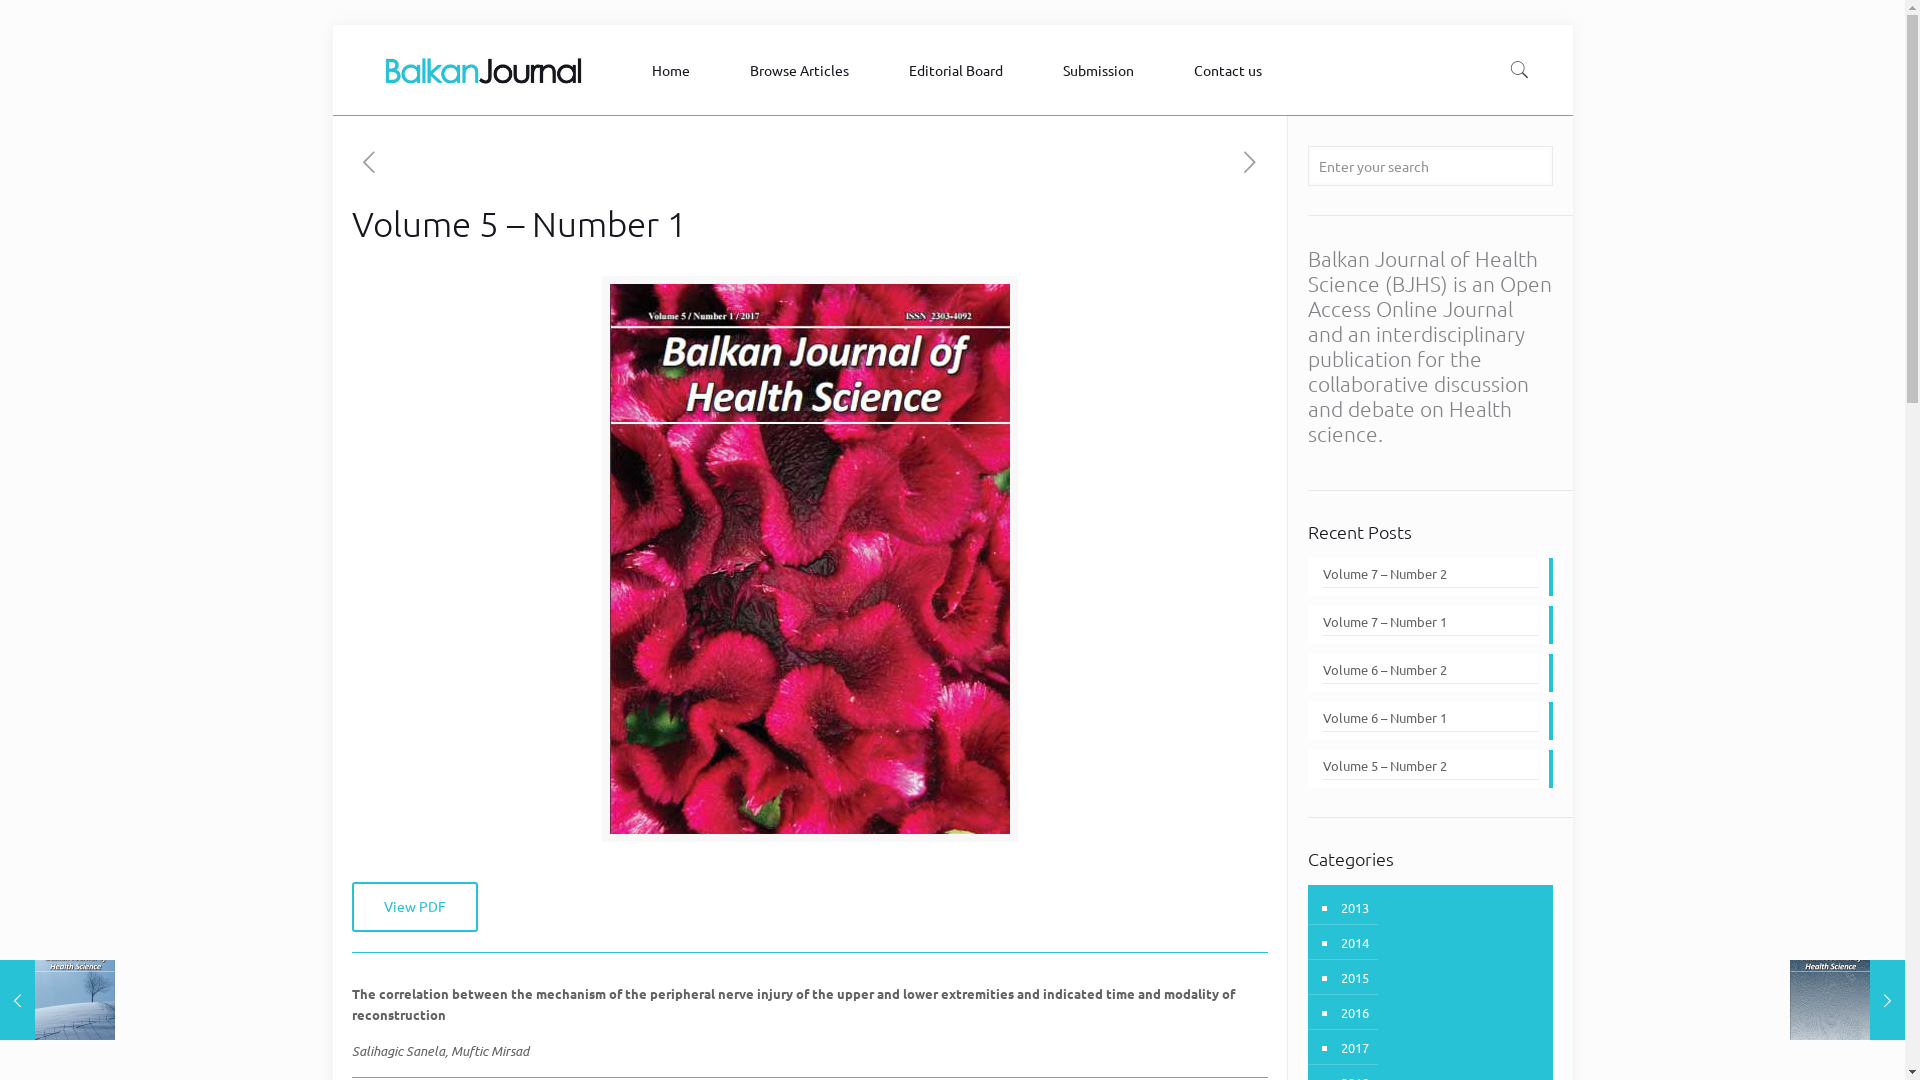 The width and height of the screenshot is (1920, 1080). I want to click on '2014', so click(1353, 942).